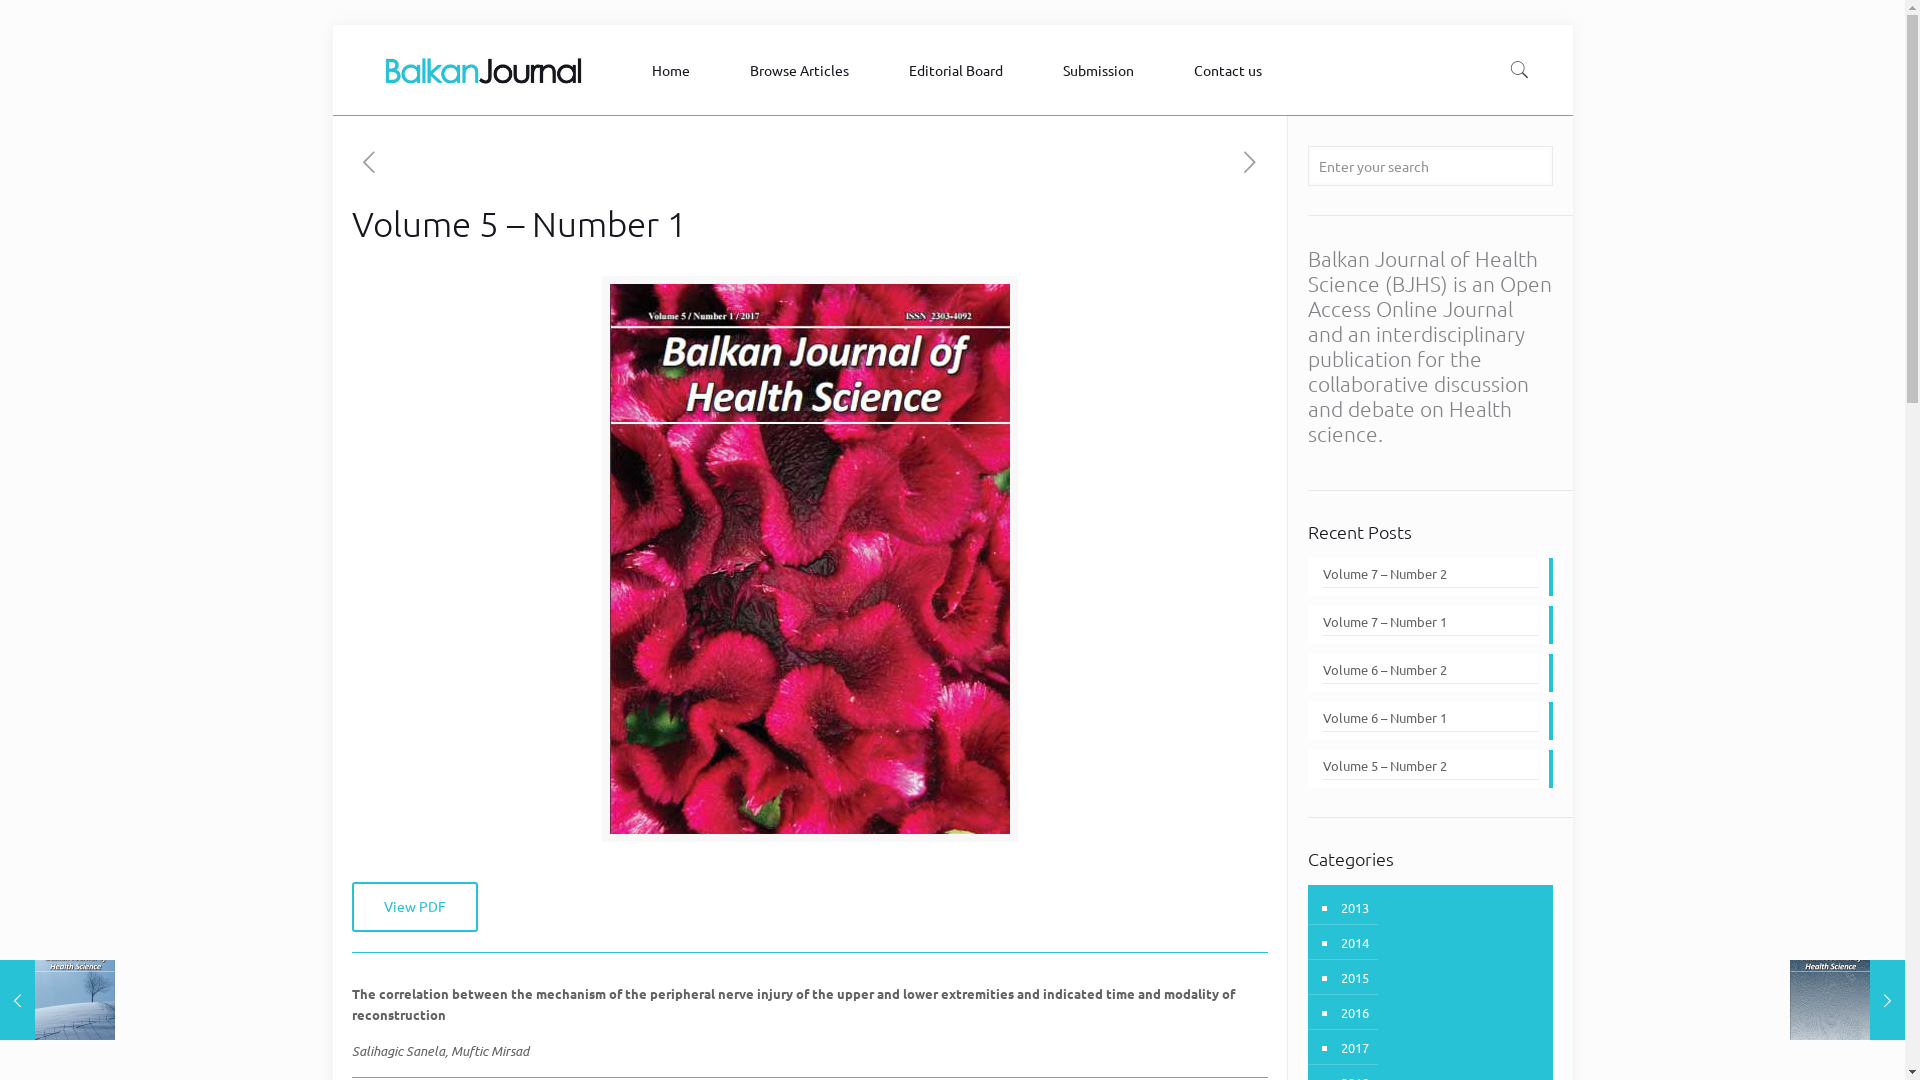 The width and height of the screenshot is (1920, 1080). I want to click on '2014', so click(1353, 942).